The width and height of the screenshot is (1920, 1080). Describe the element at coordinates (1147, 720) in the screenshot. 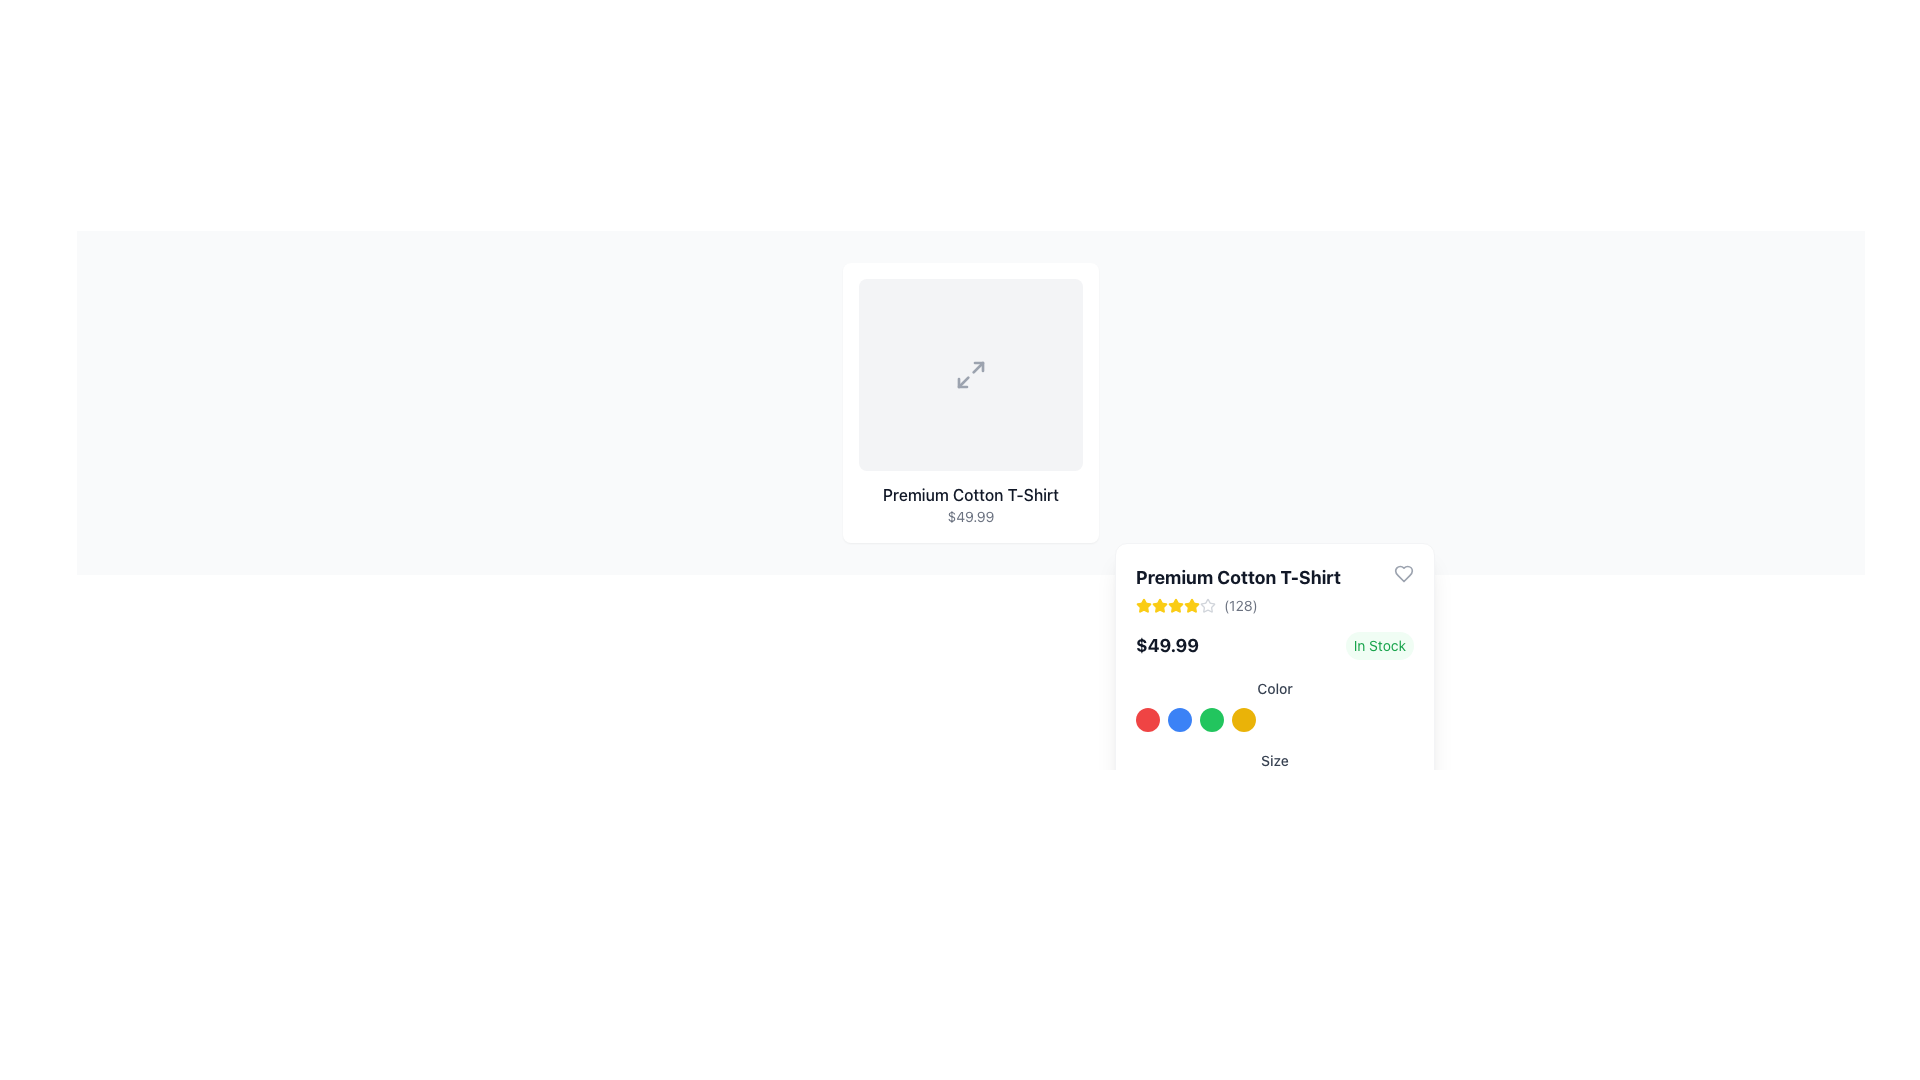

I see `the small circular button with a red background, located below the 'Color' label` at that location.